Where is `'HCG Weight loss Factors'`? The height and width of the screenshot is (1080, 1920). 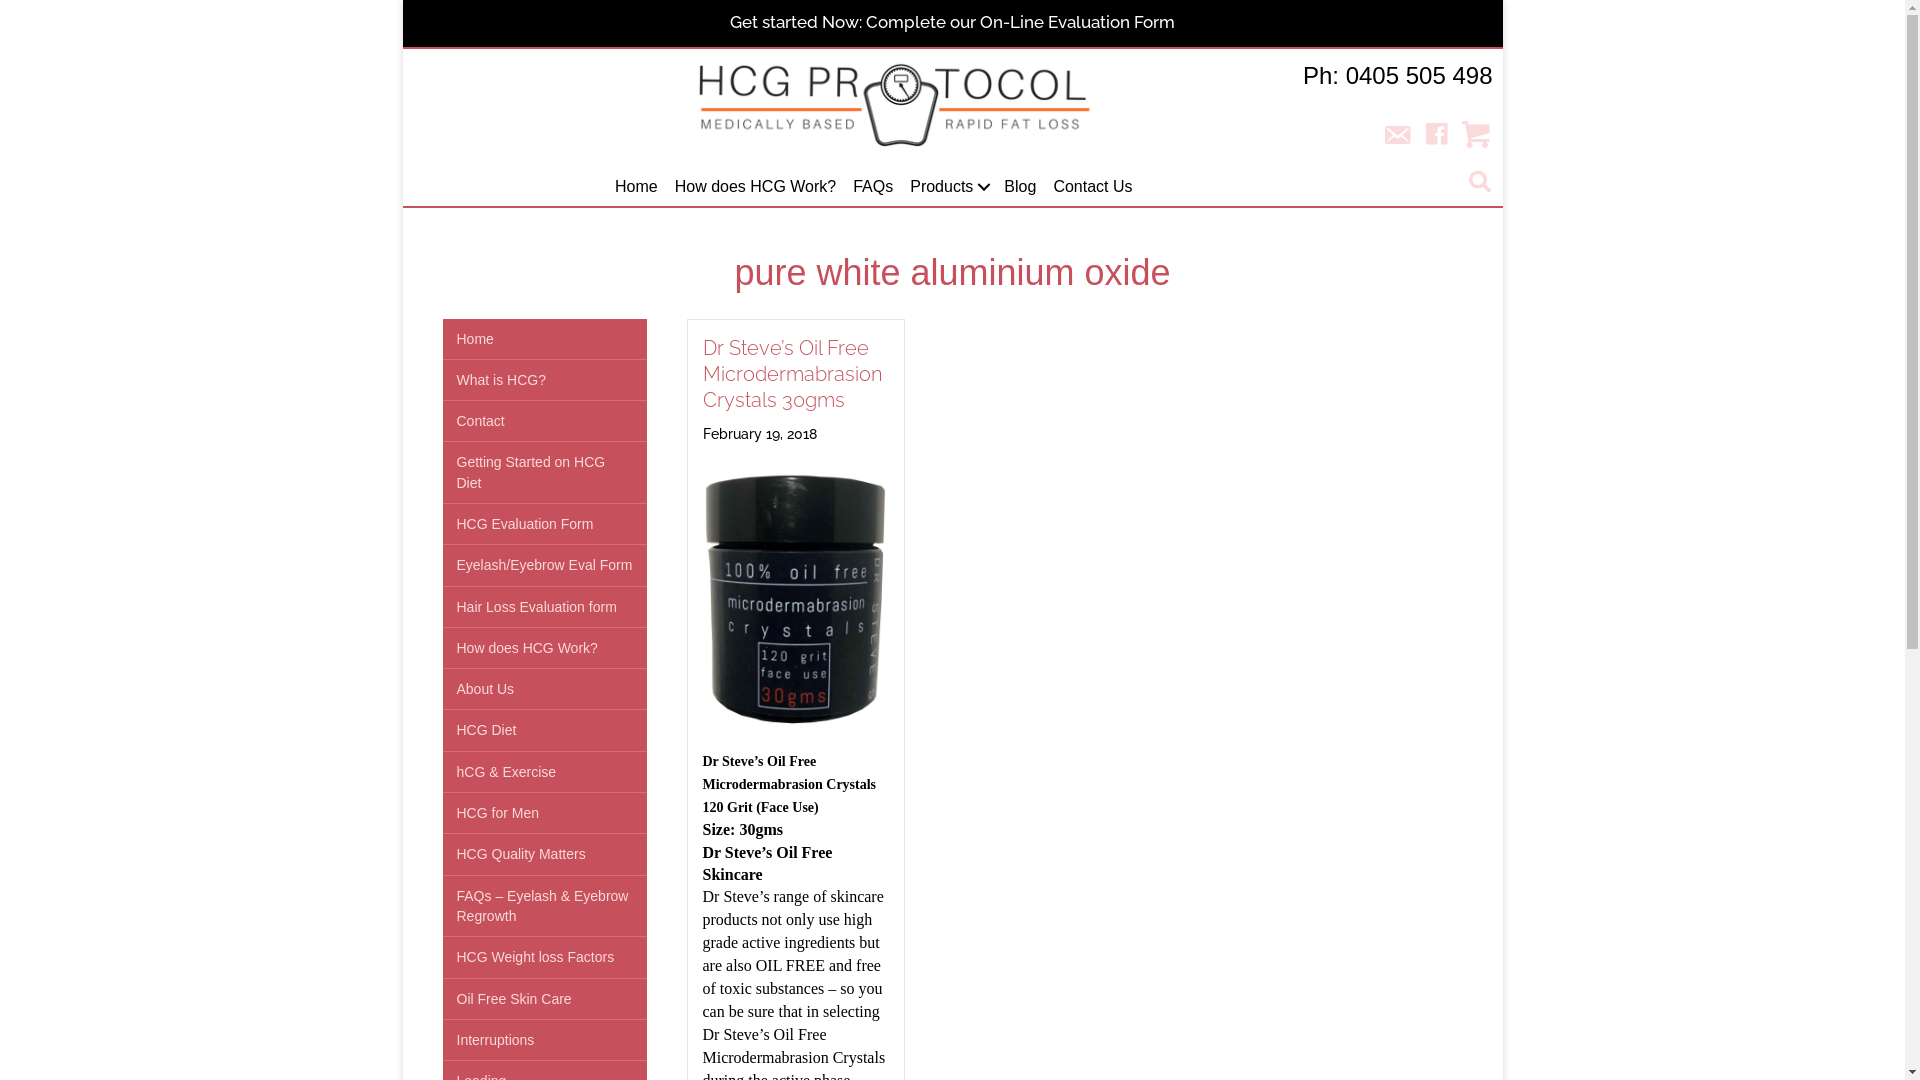 'HCG Weight loss Factors' is located at coordinates (543, 955).